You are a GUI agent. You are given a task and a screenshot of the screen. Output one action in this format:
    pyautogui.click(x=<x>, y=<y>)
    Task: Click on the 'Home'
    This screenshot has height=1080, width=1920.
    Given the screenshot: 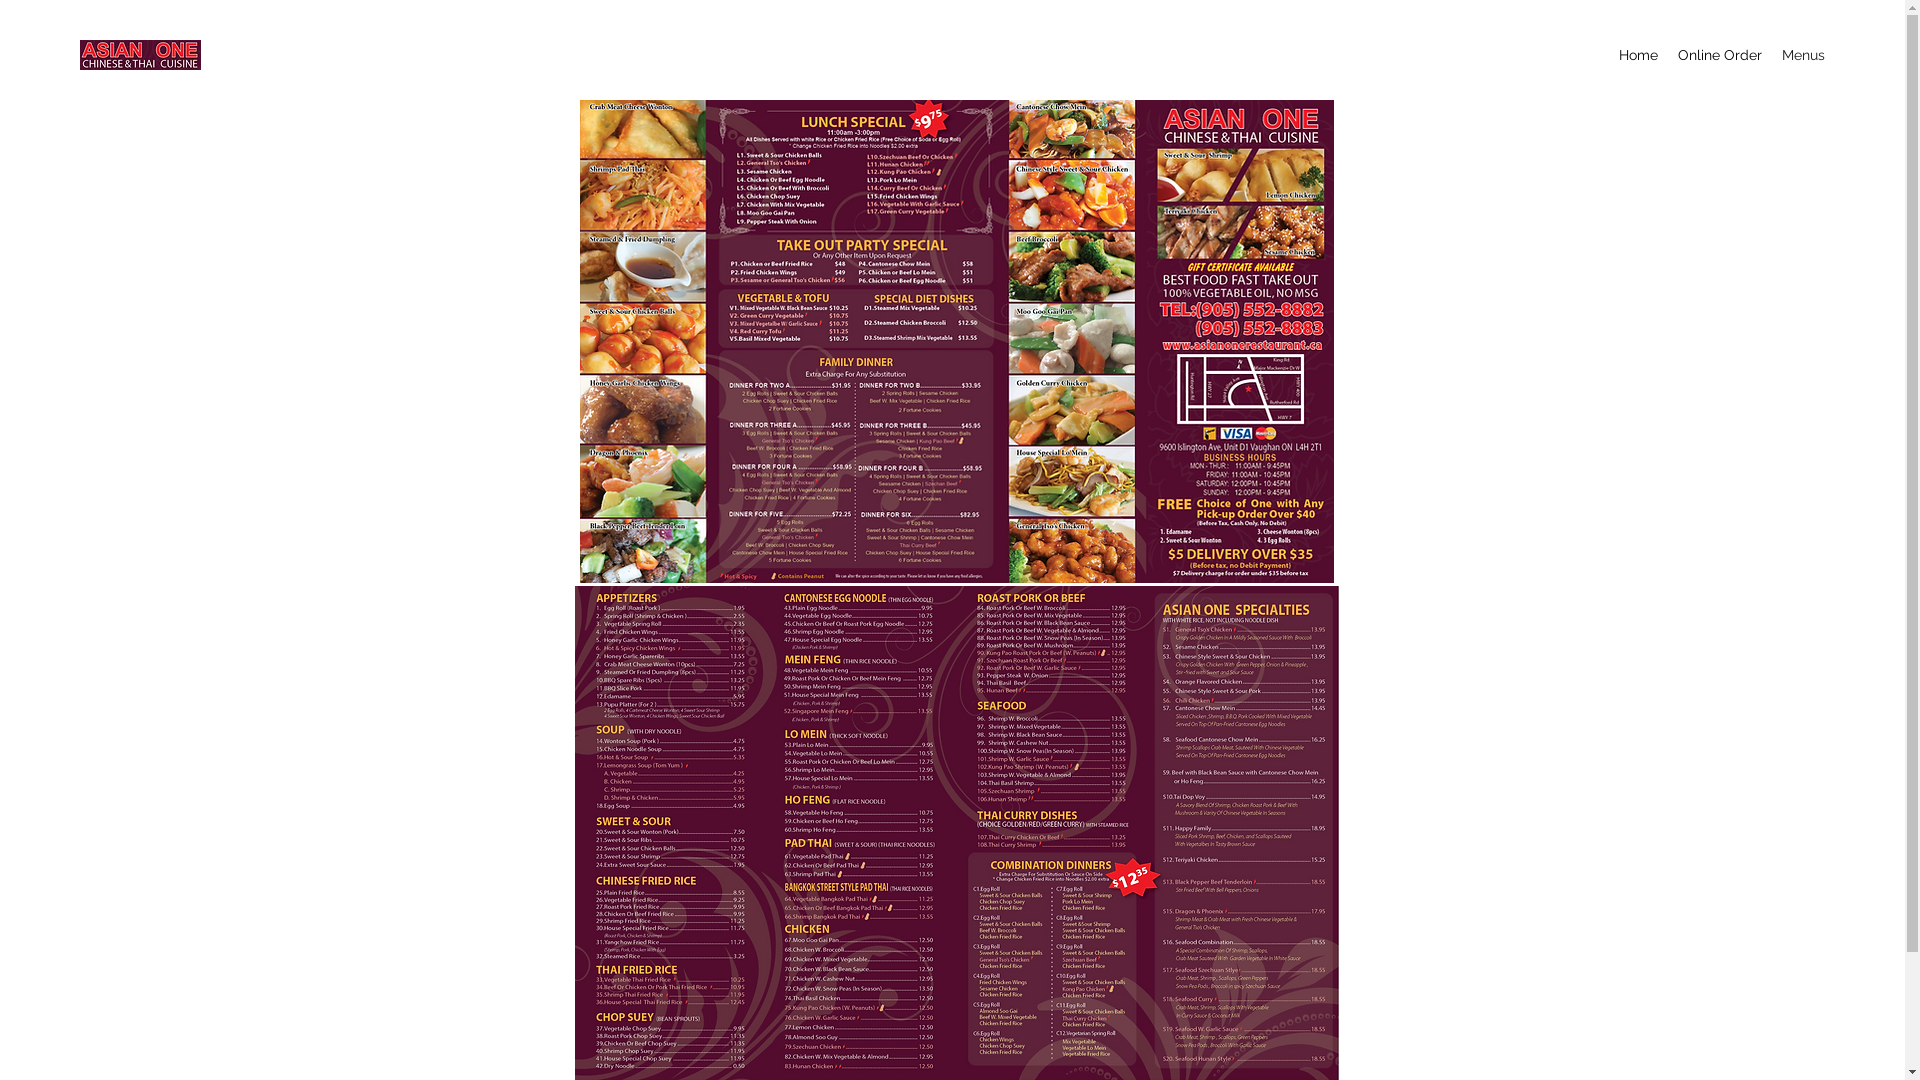 What is the action you would take?
    pyautogui.click(x=1638, y=53)
    